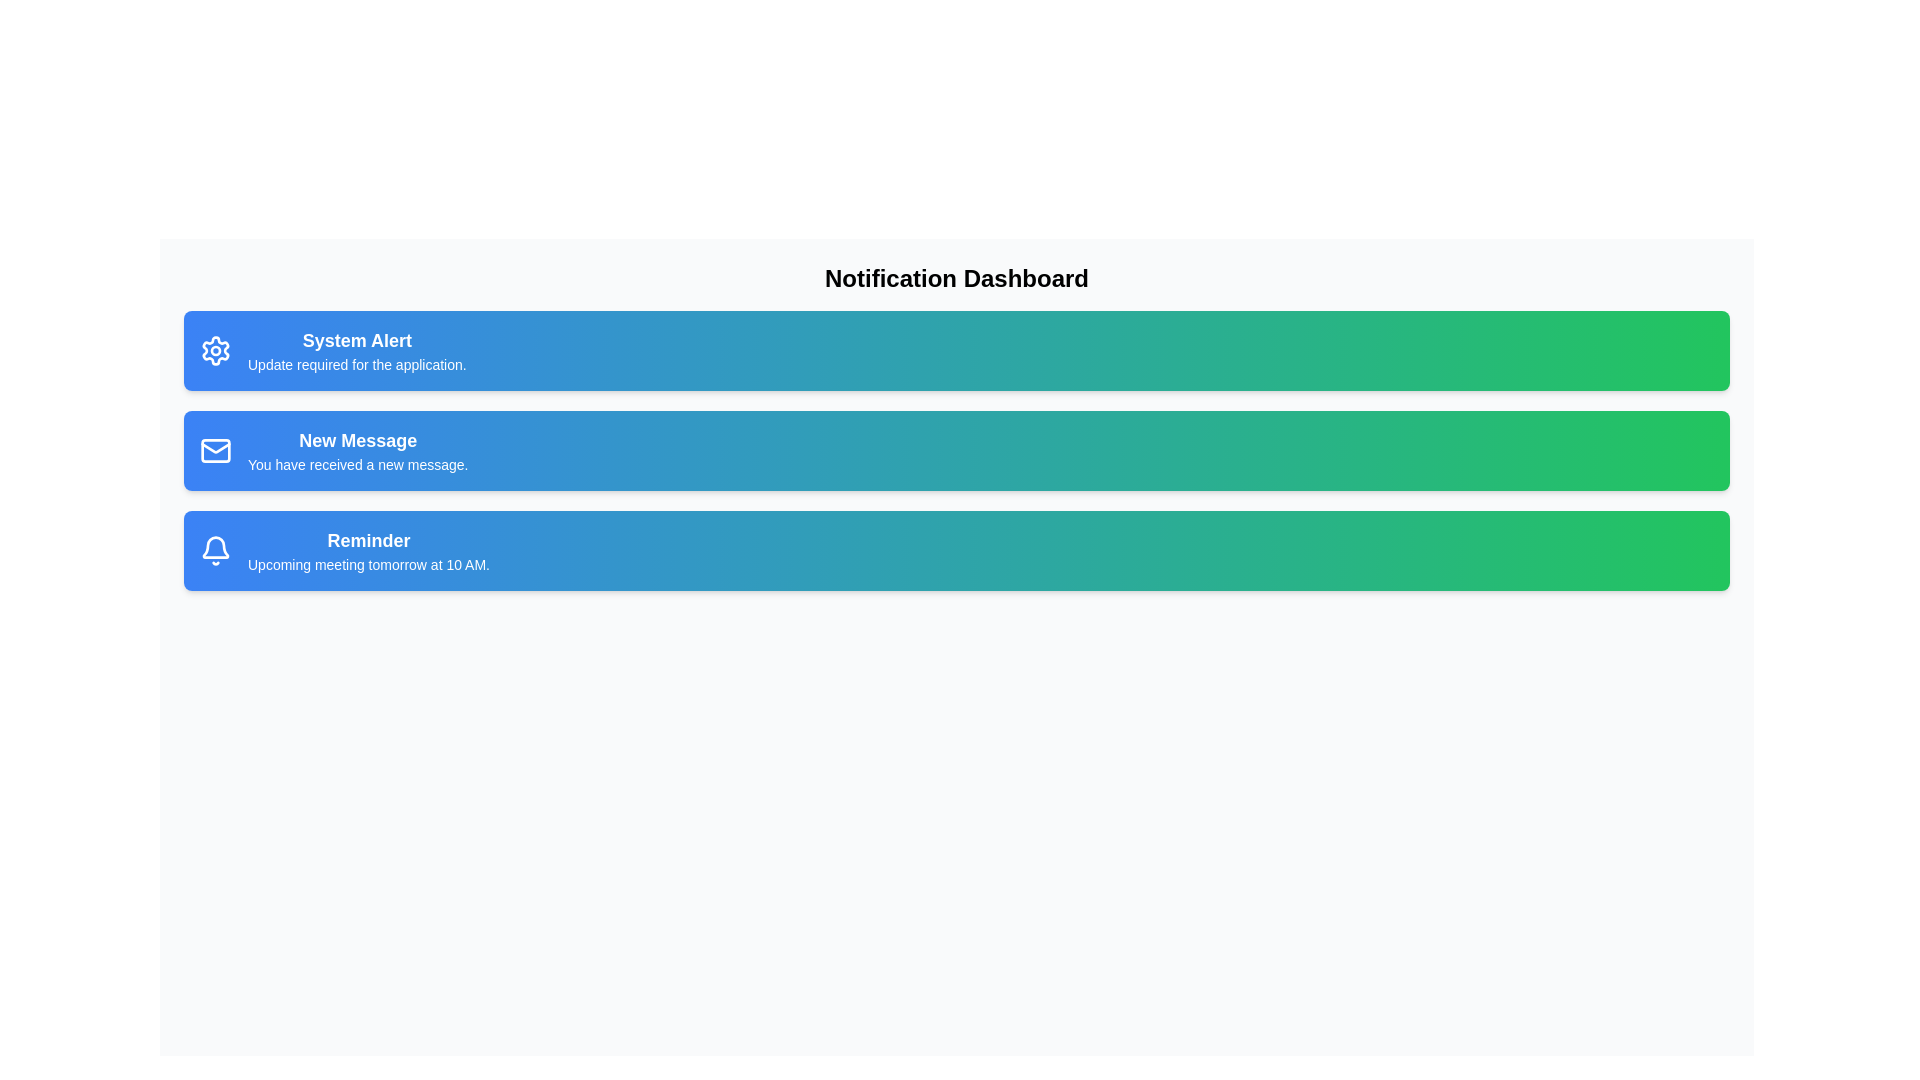 The image size is (1920, 1080). Describe the element at coordinates (955, 551) in the screenshot. I see `the notification card for Reminder` at that location.